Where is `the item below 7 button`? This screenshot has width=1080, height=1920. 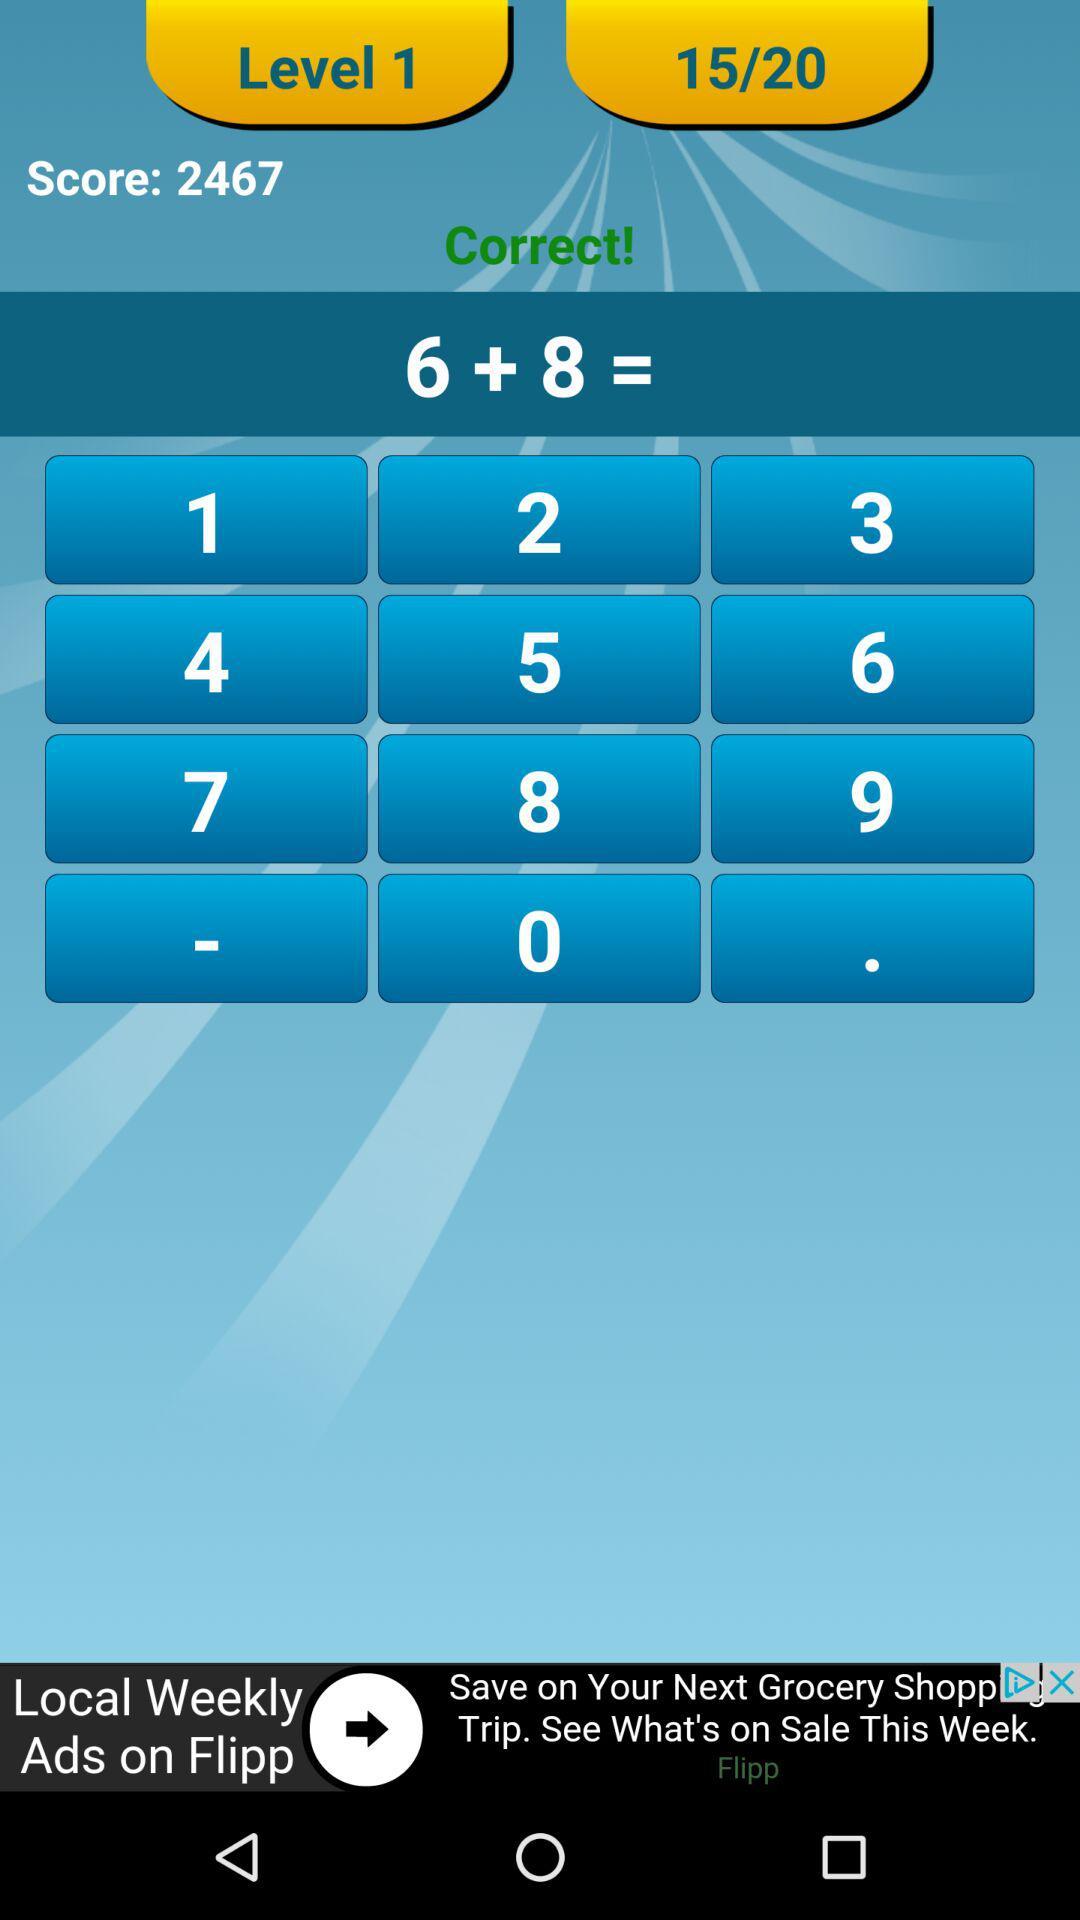 the item below 7 button is located at coordinates (538, 937).